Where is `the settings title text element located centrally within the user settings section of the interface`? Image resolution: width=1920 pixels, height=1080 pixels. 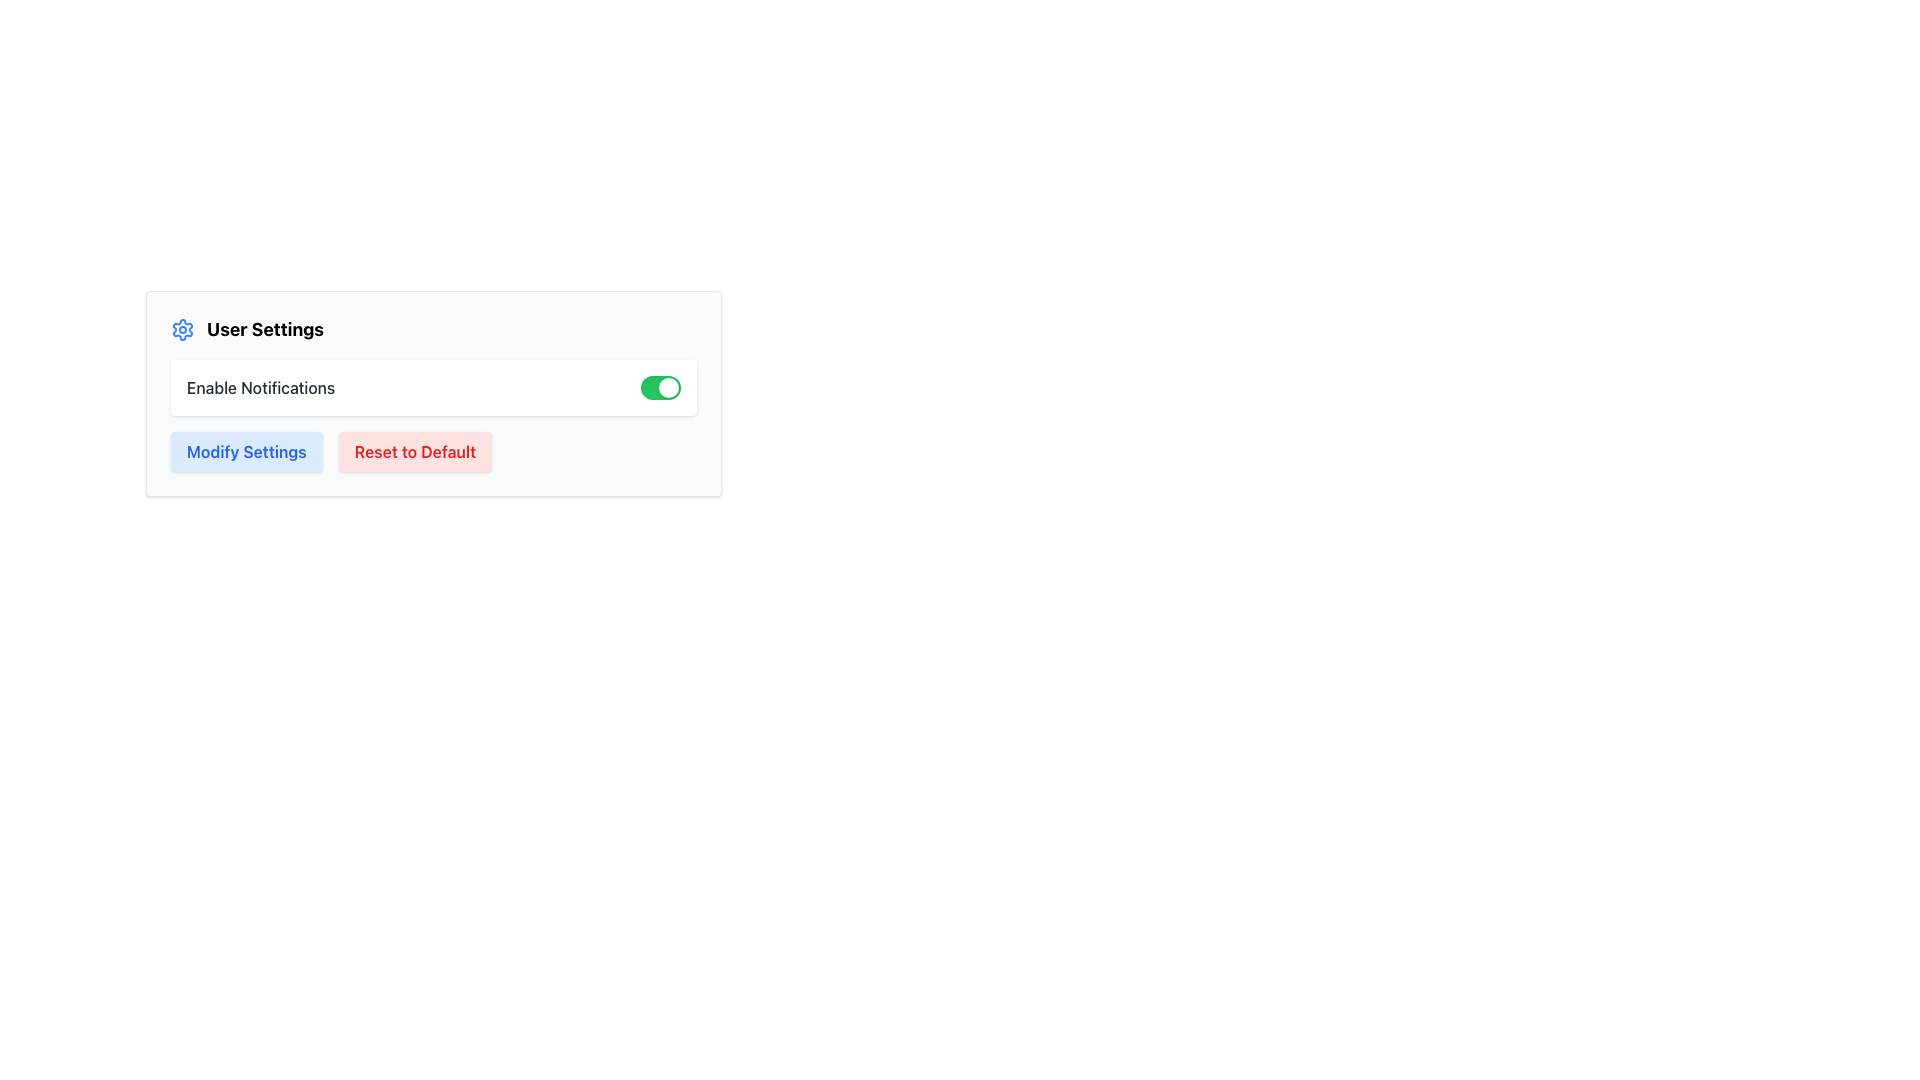
the settings title text element located centrally within the user settings section of the interface is located at coordinates (264, 329).